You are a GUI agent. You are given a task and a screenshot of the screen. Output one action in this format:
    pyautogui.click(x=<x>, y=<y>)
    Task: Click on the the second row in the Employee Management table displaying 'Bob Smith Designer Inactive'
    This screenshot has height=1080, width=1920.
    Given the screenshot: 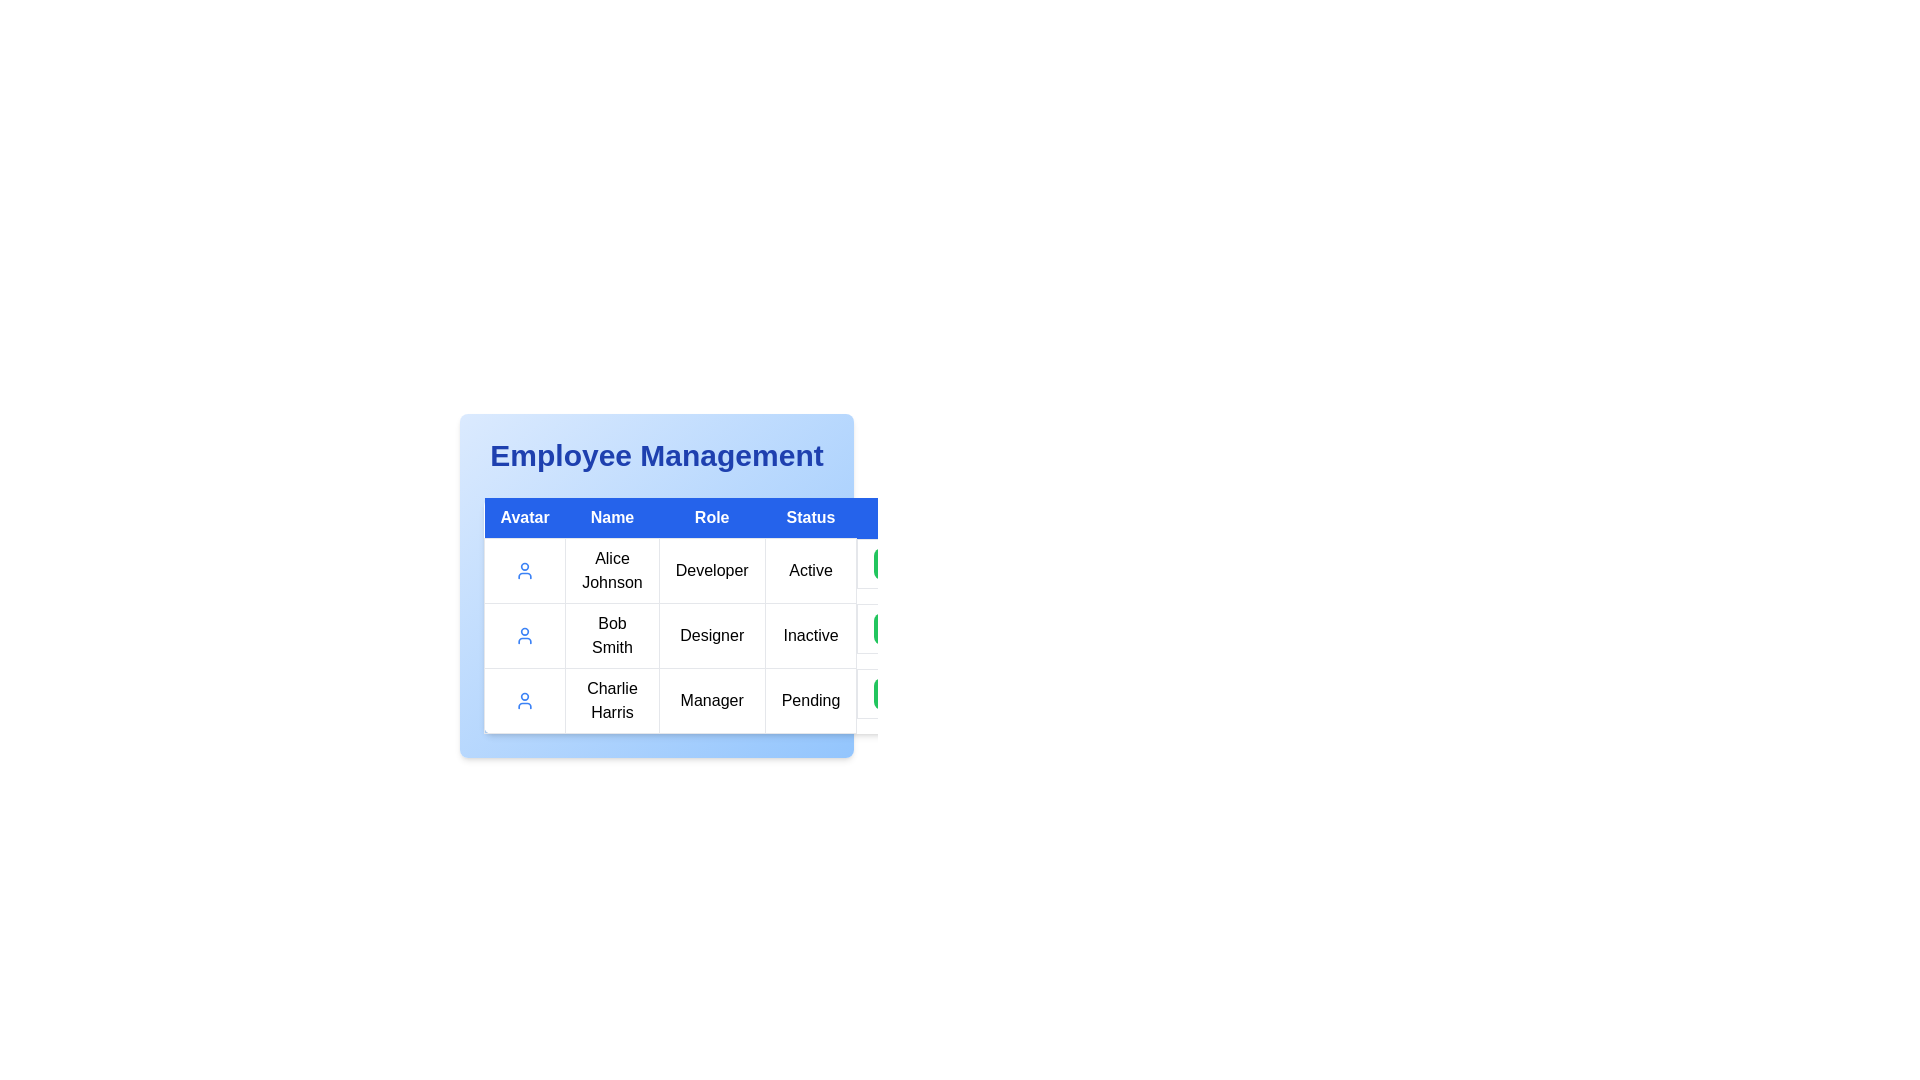 What is the action you would take?
    pyautogui.click(x=743, y=636)
    